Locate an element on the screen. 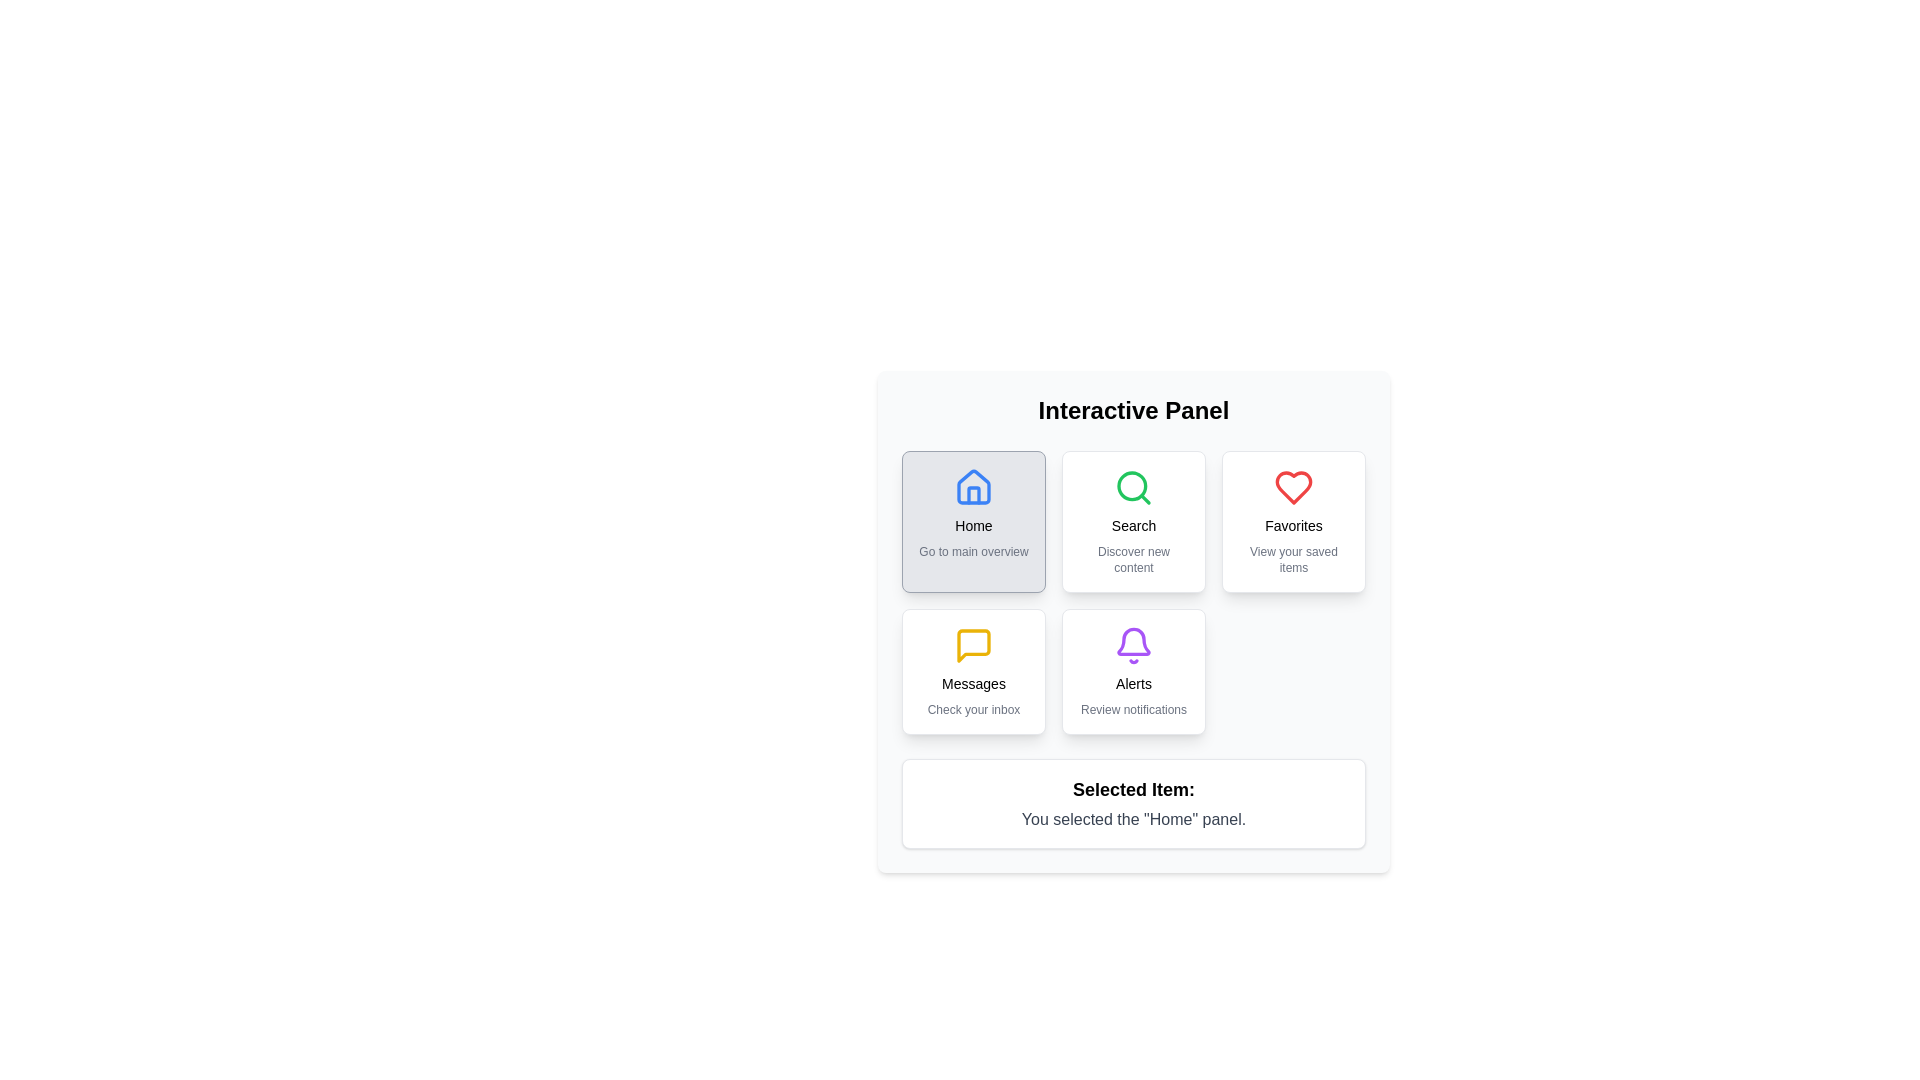  the descriptive text label located below the 'Messages' text in the bottom section of the 'Messages' card is located at coordinates (974, 708).